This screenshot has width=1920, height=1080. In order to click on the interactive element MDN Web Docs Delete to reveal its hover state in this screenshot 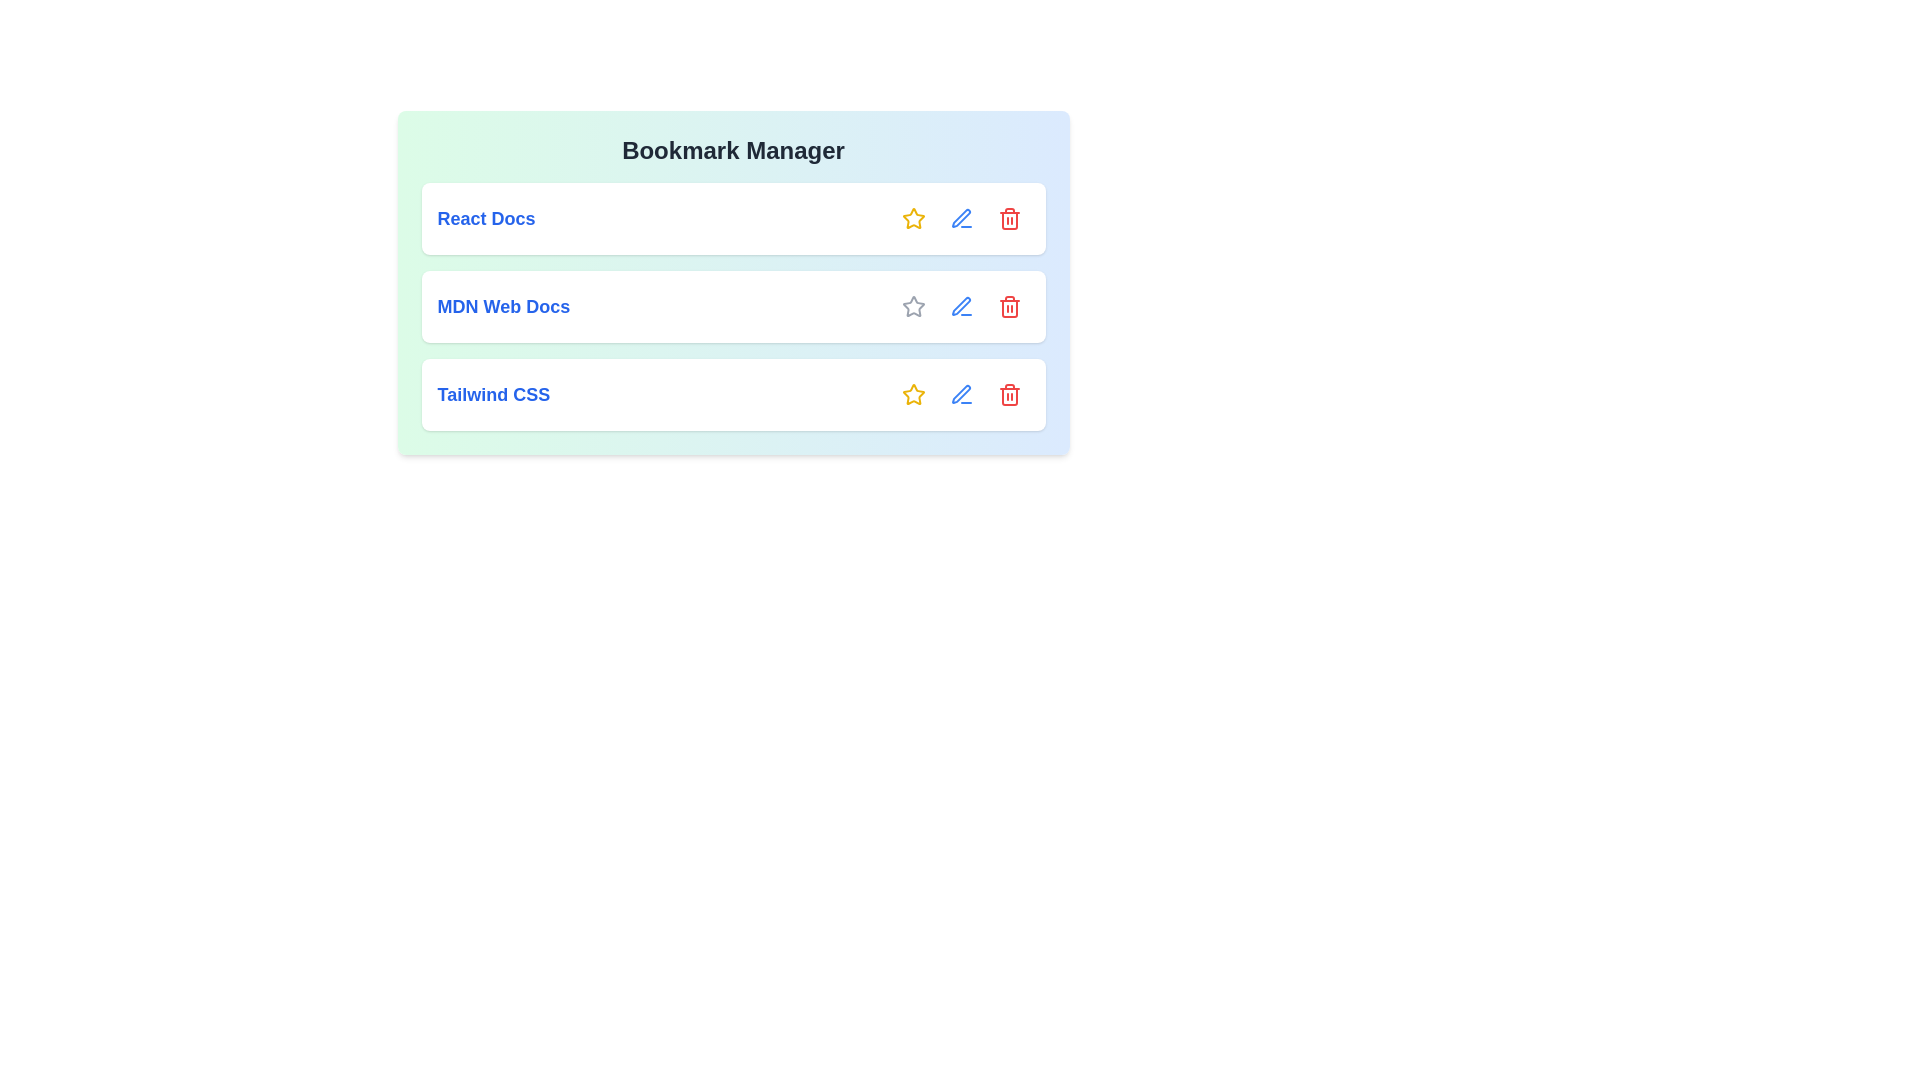, I will do `click(1009, 307)`.